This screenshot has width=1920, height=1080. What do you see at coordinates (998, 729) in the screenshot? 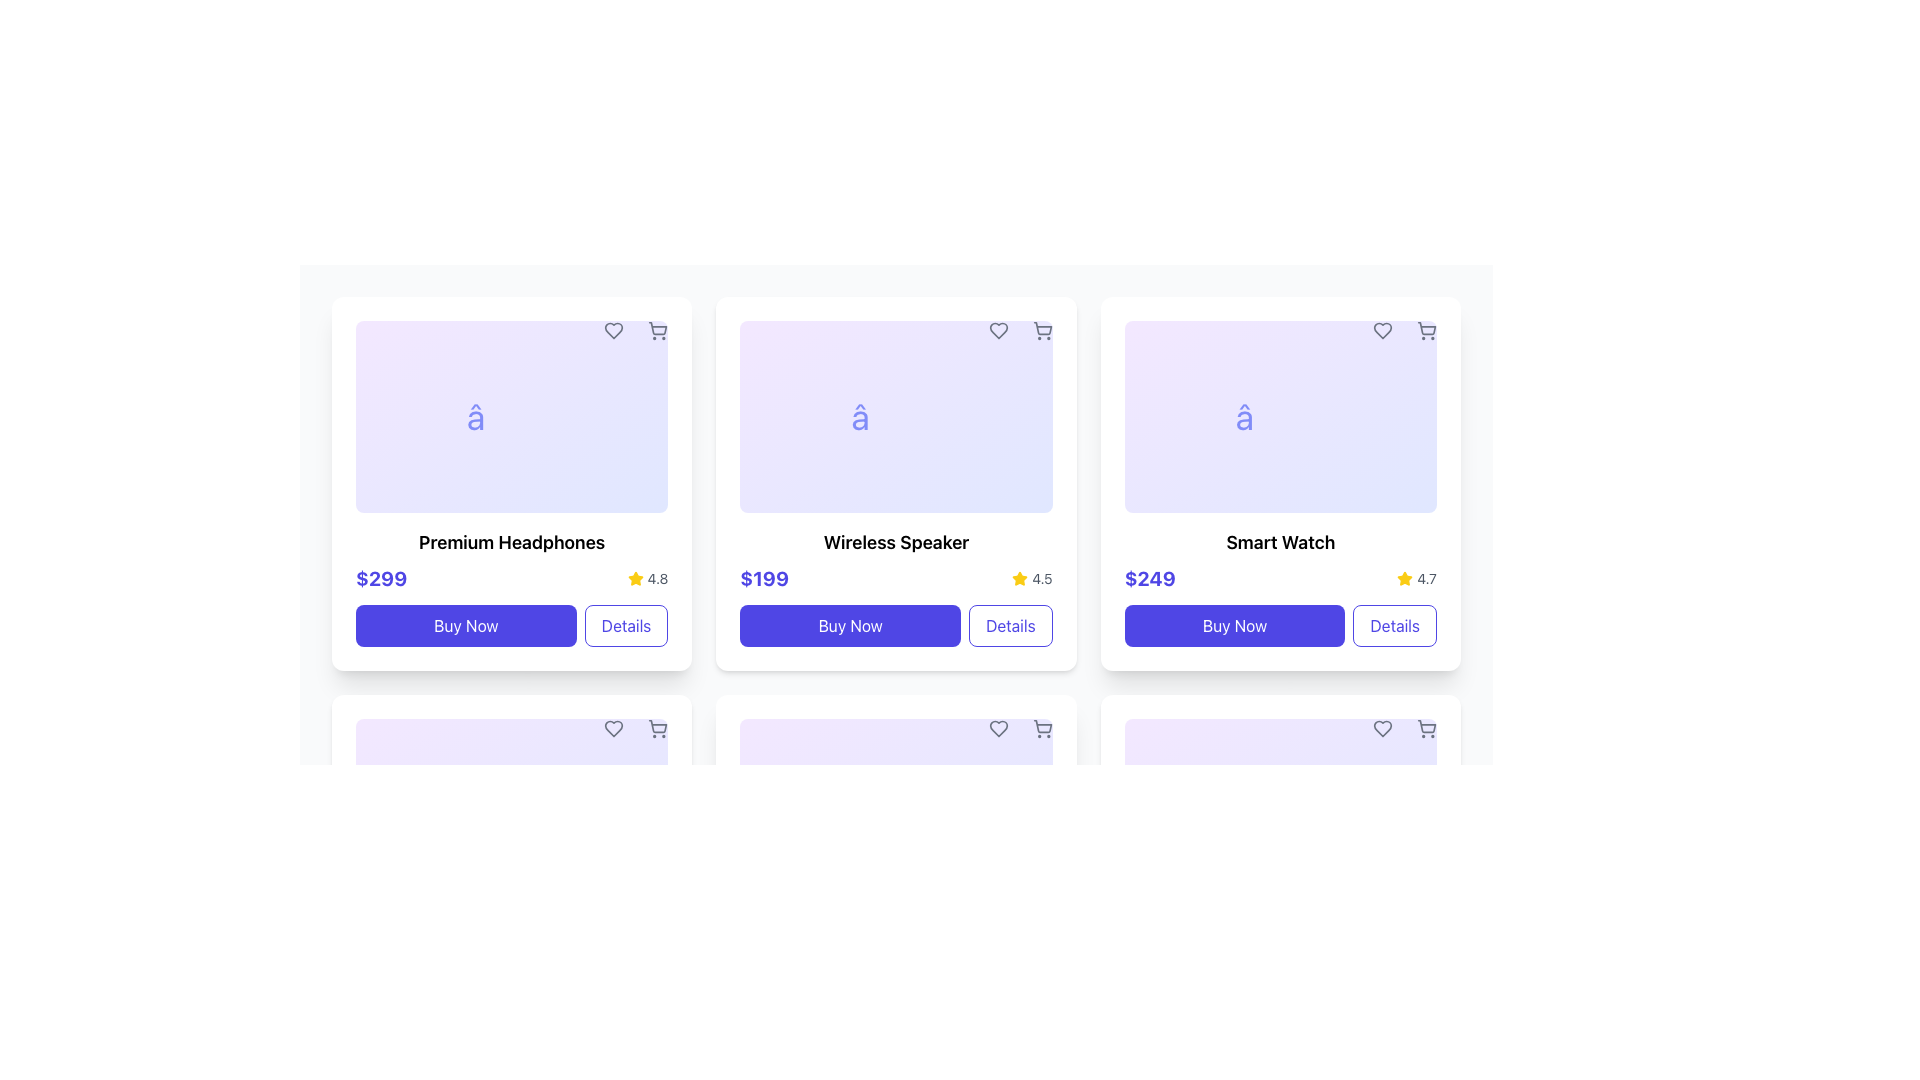
I see `the heart icon in the upper-right corner of the 'Wireless Speaker' card` at bounding box center [998, 729].